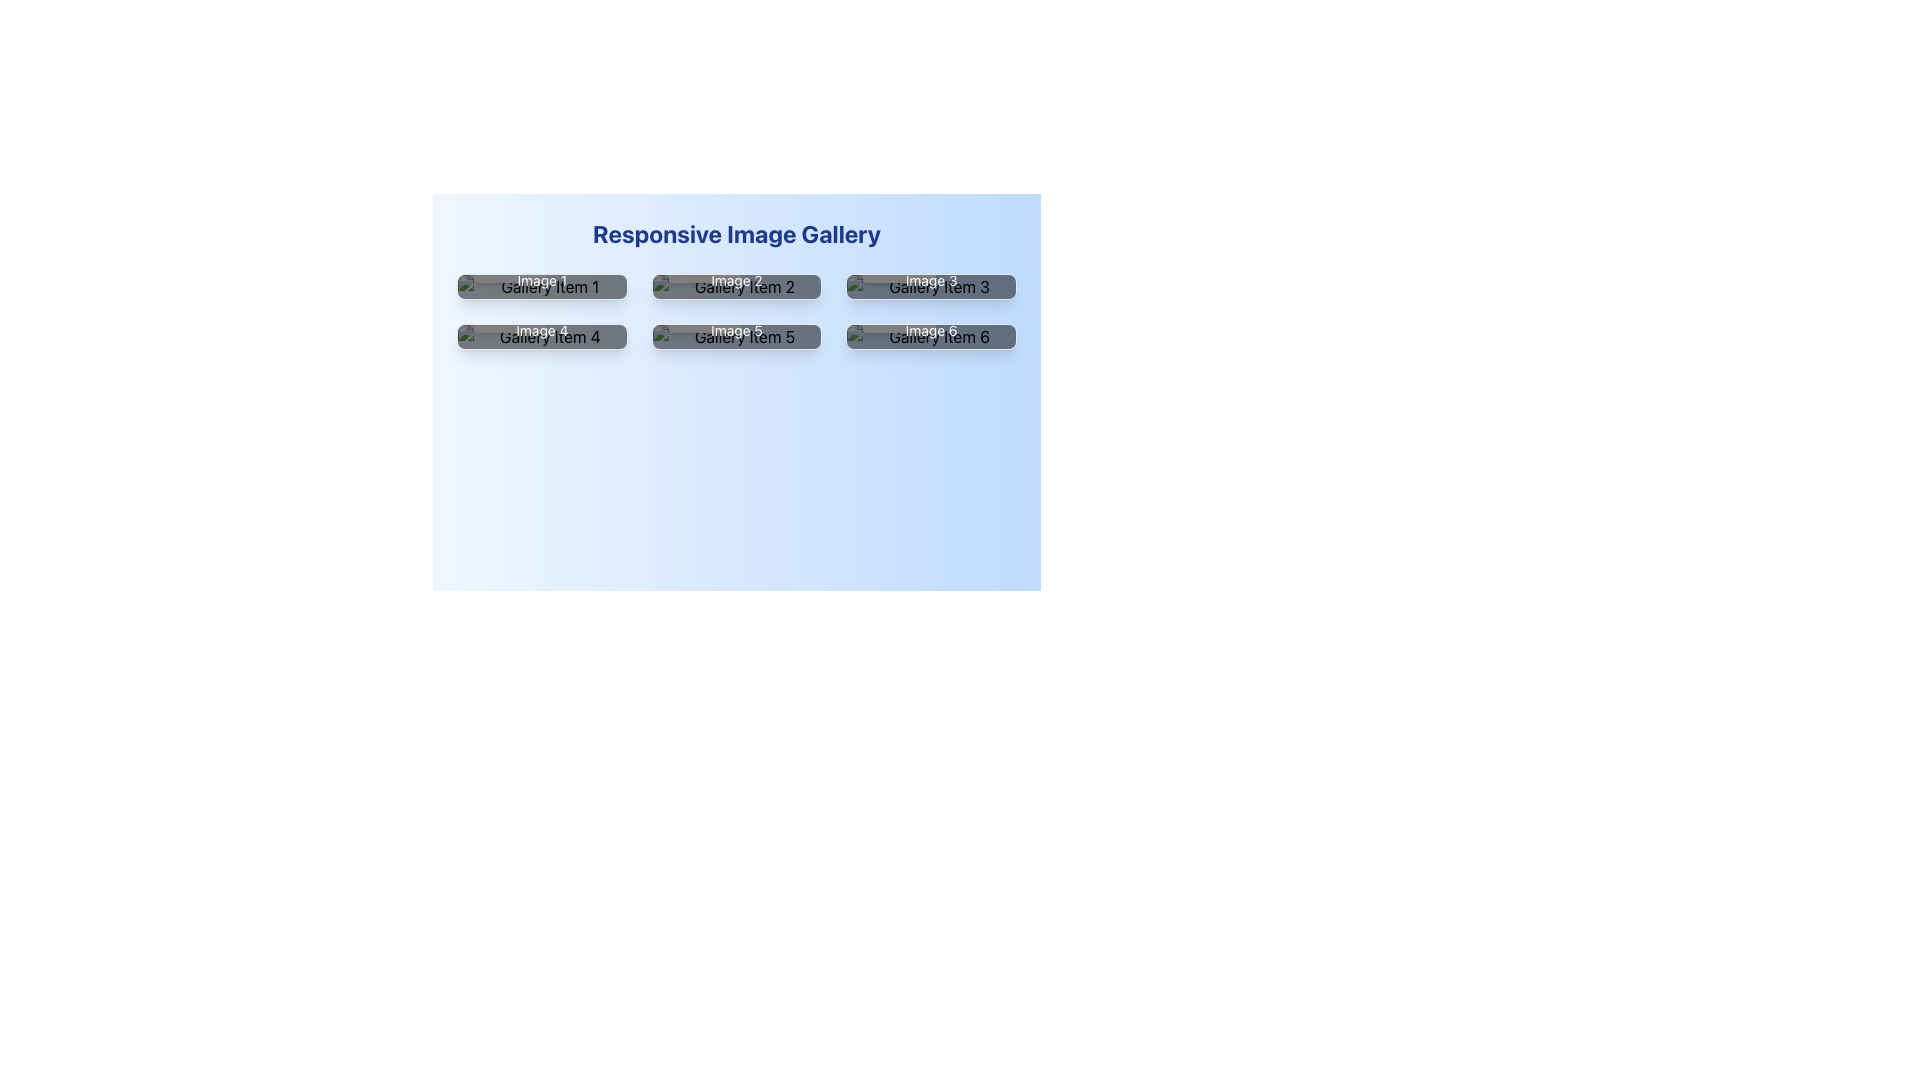  I want to click on the image placeholder labeled 'Gallery Item 5', which is positioned in the bottom-center cell of the 2x3 grid layout, so click(735, 335).